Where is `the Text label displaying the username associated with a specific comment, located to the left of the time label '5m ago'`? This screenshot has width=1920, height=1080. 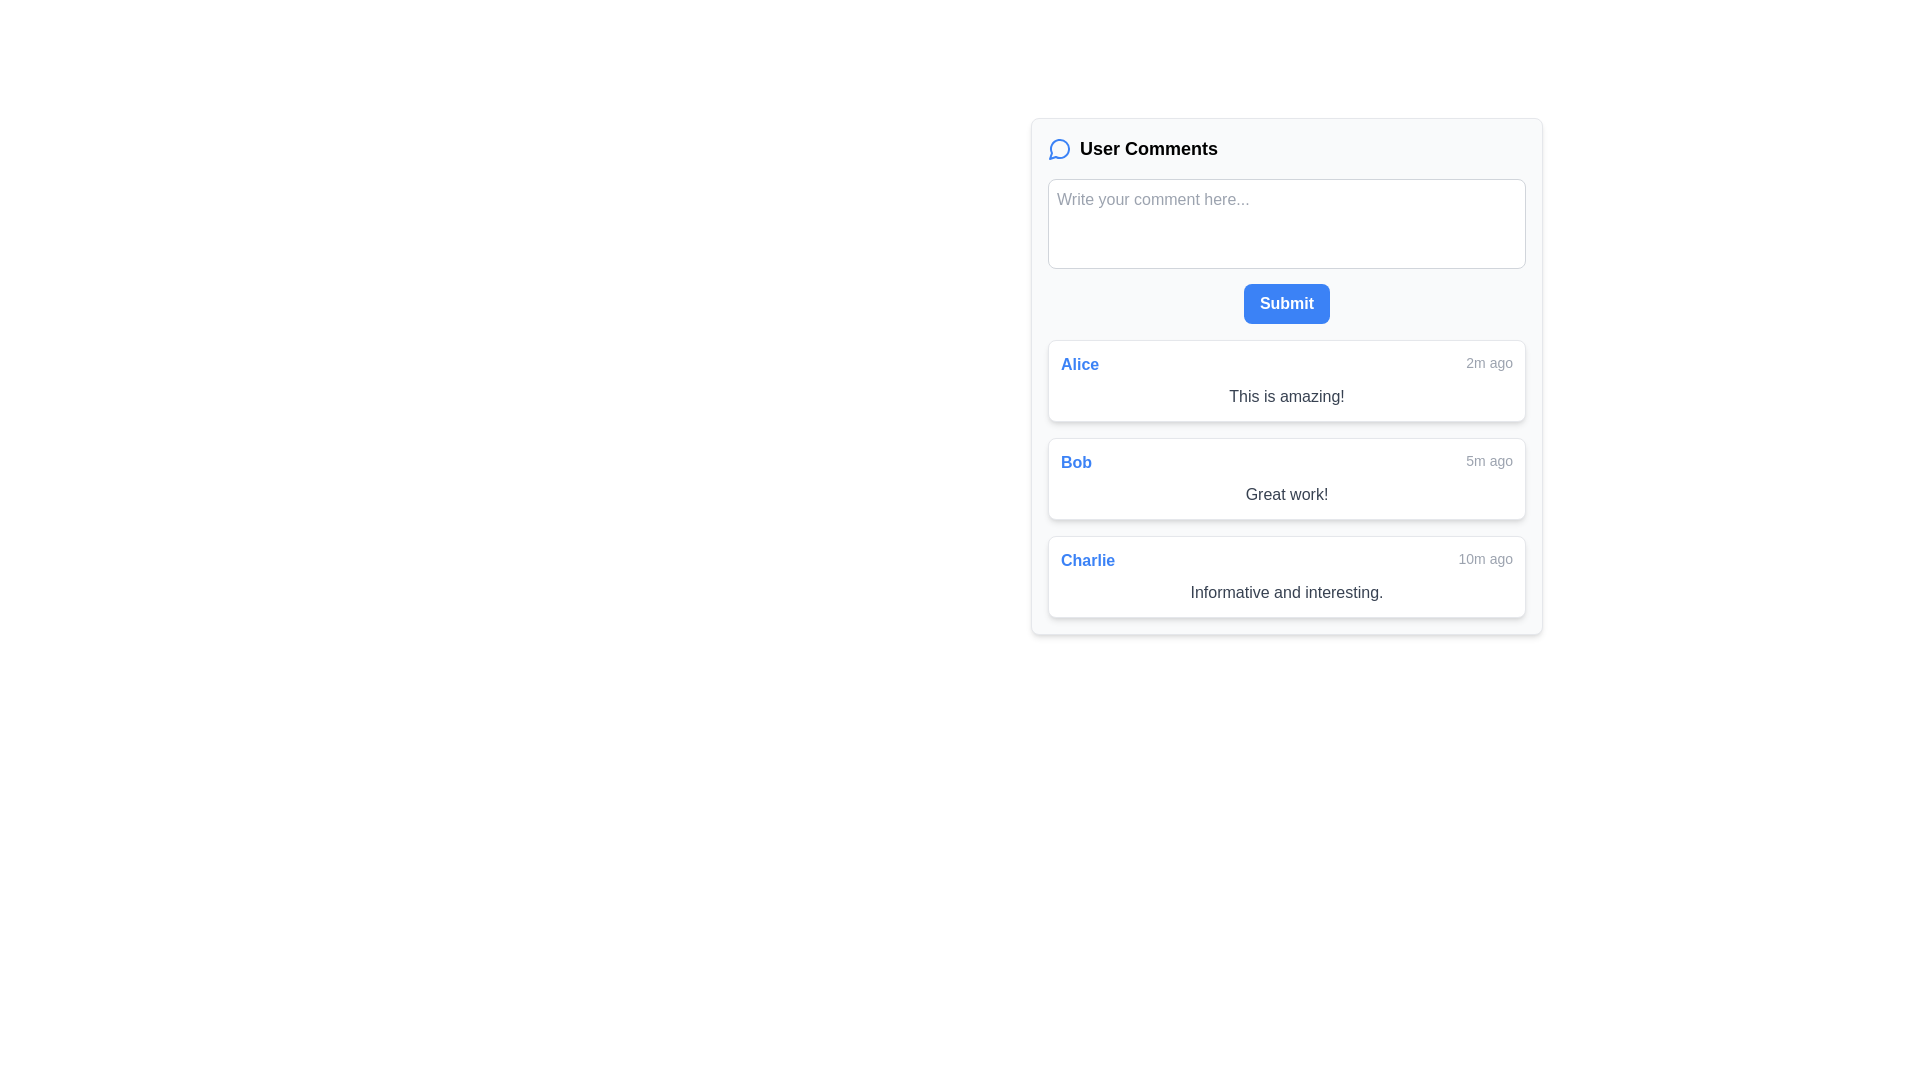 the Text label displaying the username associated with a specific comment, located to the left of the time label '5m ago' is located at coordinates (1075, 462).